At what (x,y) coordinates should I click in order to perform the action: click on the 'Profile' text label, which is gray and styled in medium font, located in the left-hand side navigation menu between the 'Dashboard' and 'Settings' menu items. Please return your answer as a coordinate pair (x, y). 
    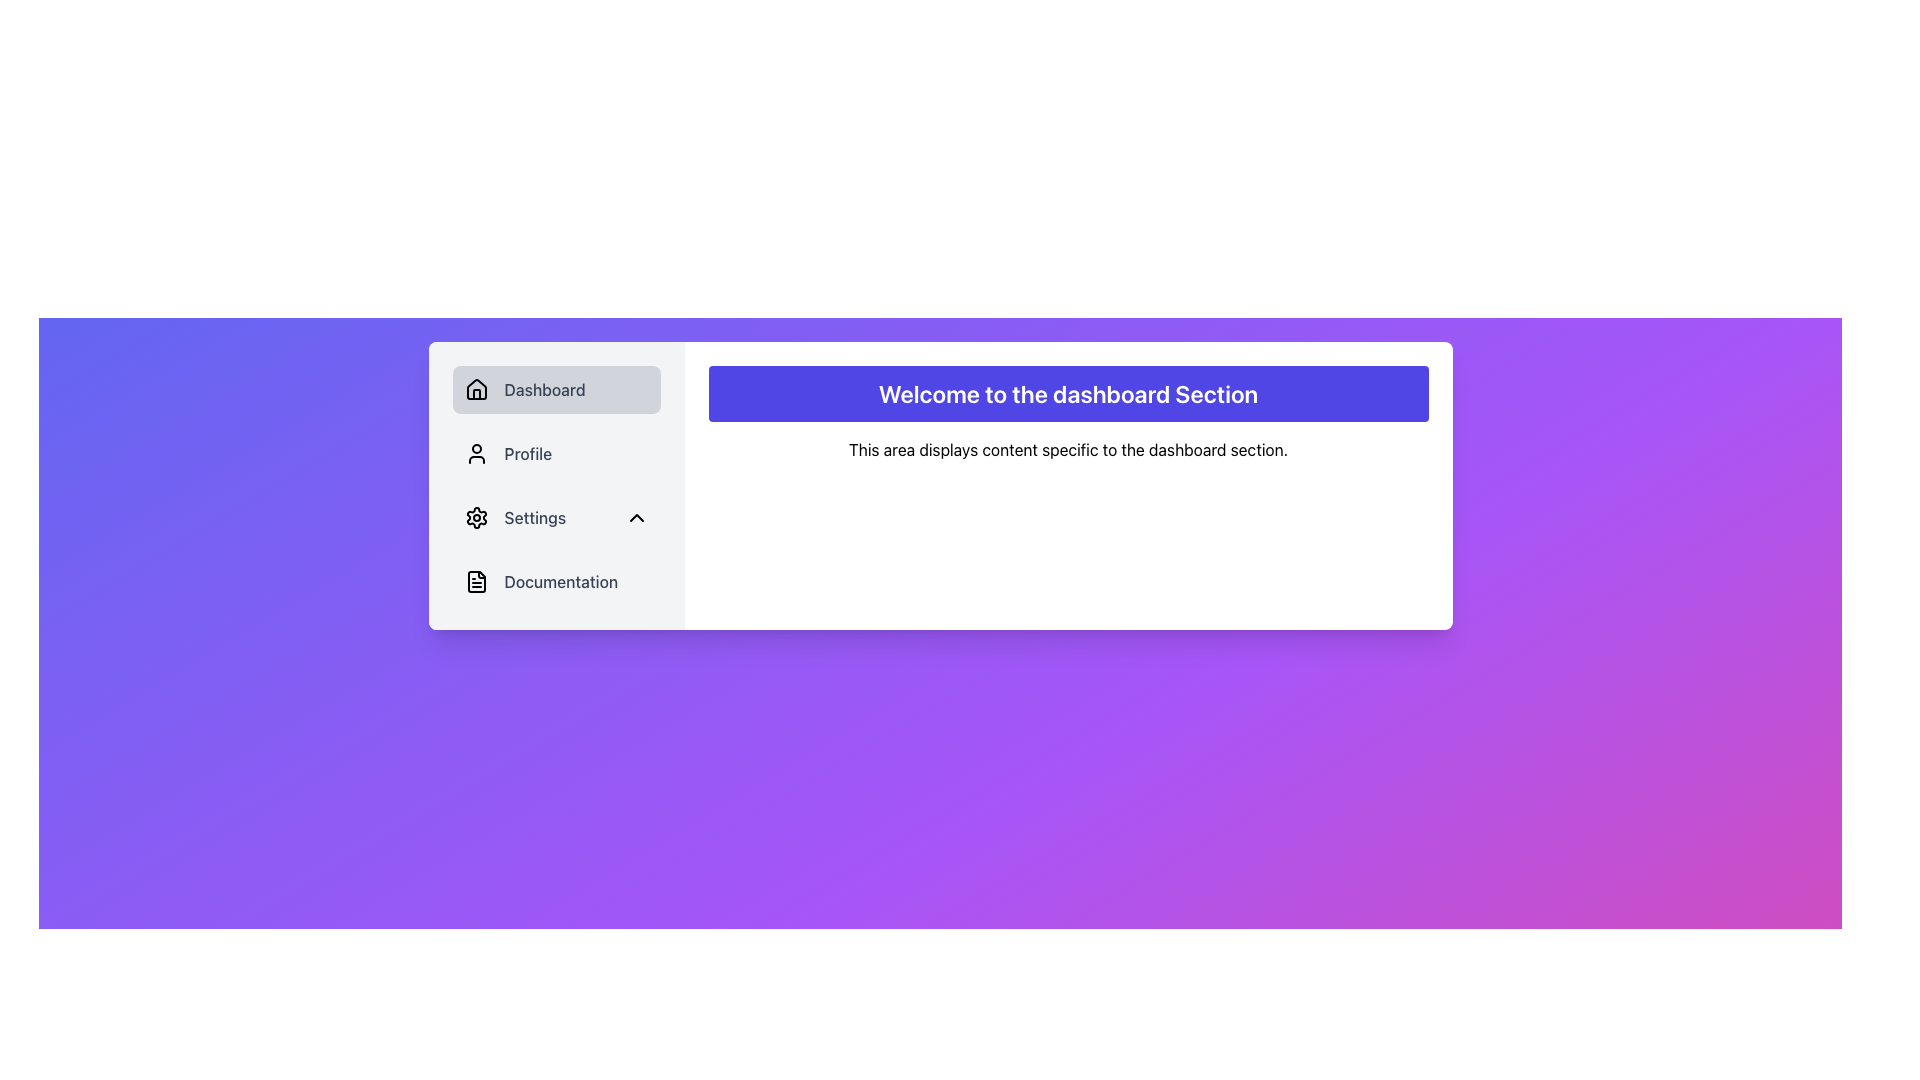
    Looking at the image, I should click on (528, 454).